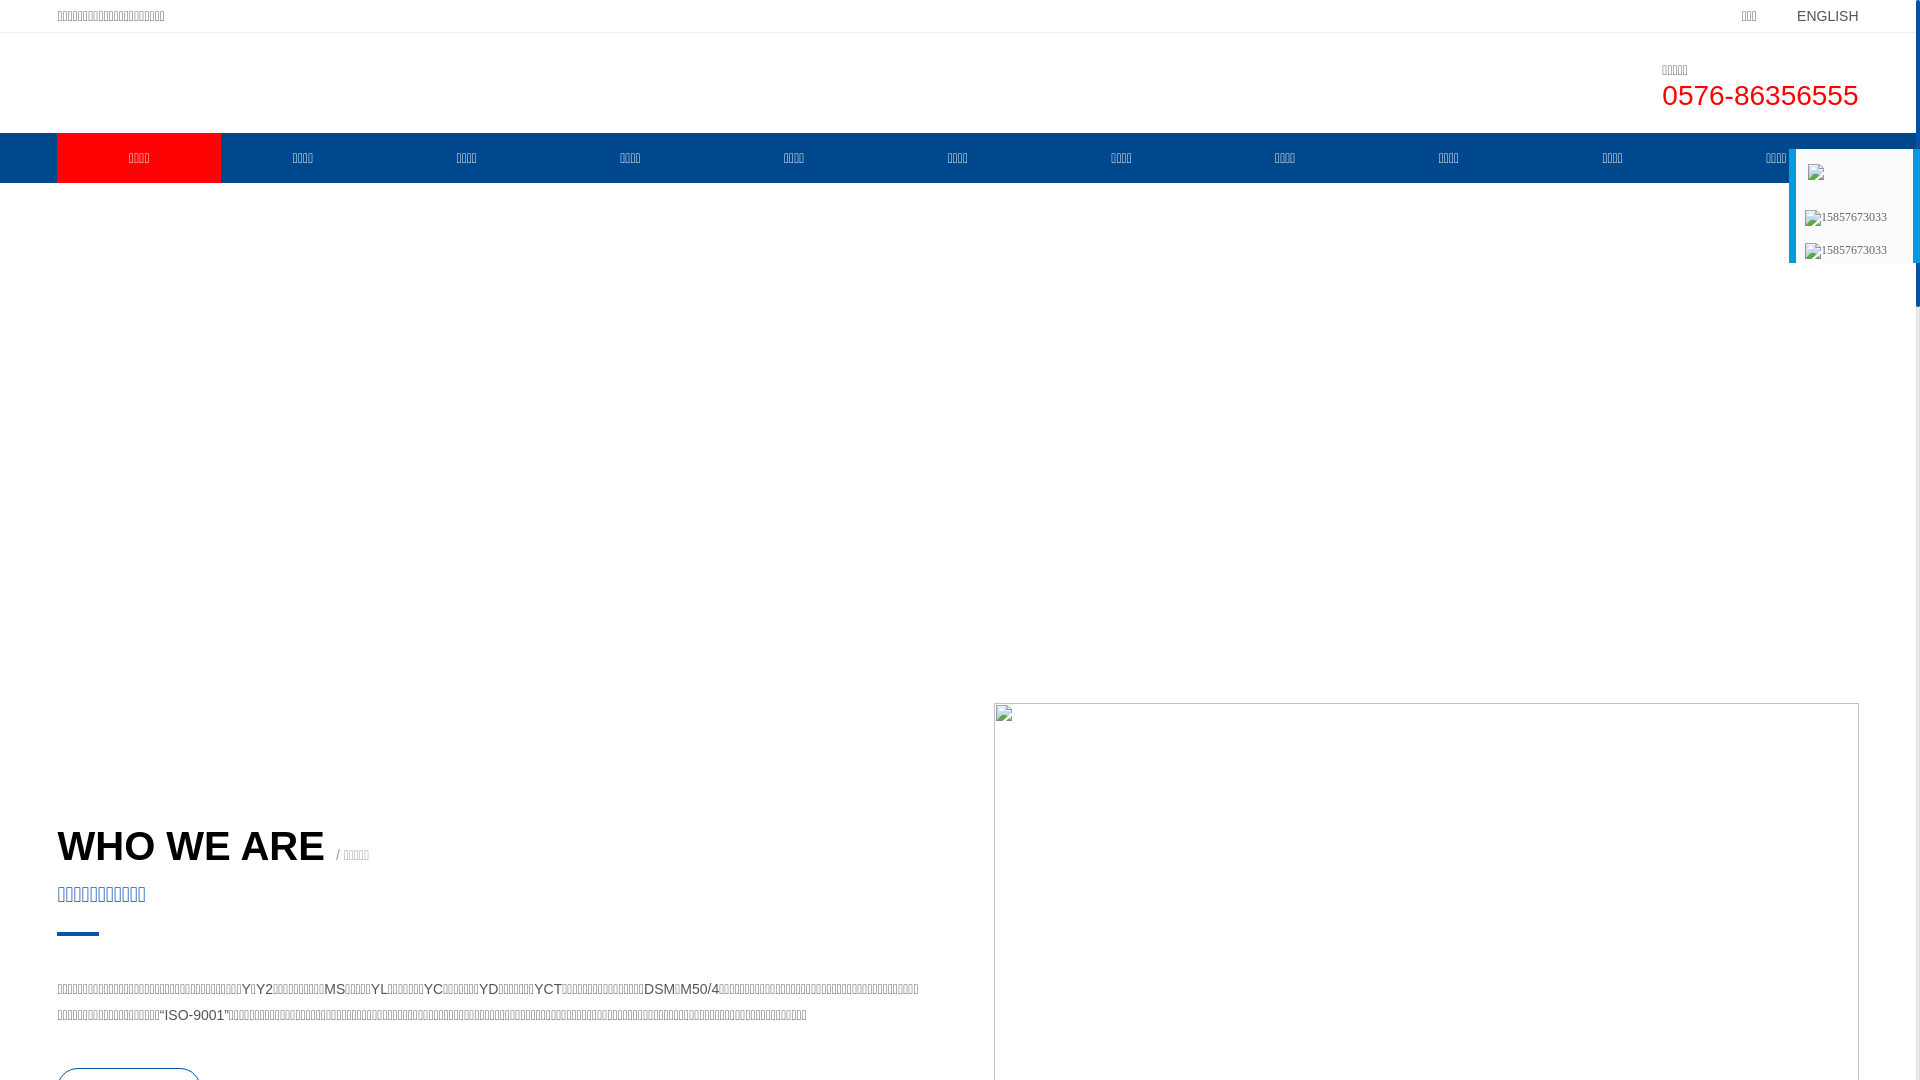 The height and width of the screenshot is (1080, 1920). What do you see at coordinates (1766, 15) in the screenshot?
I see `'ENGLISH'` at bounding box center [1766, 15].